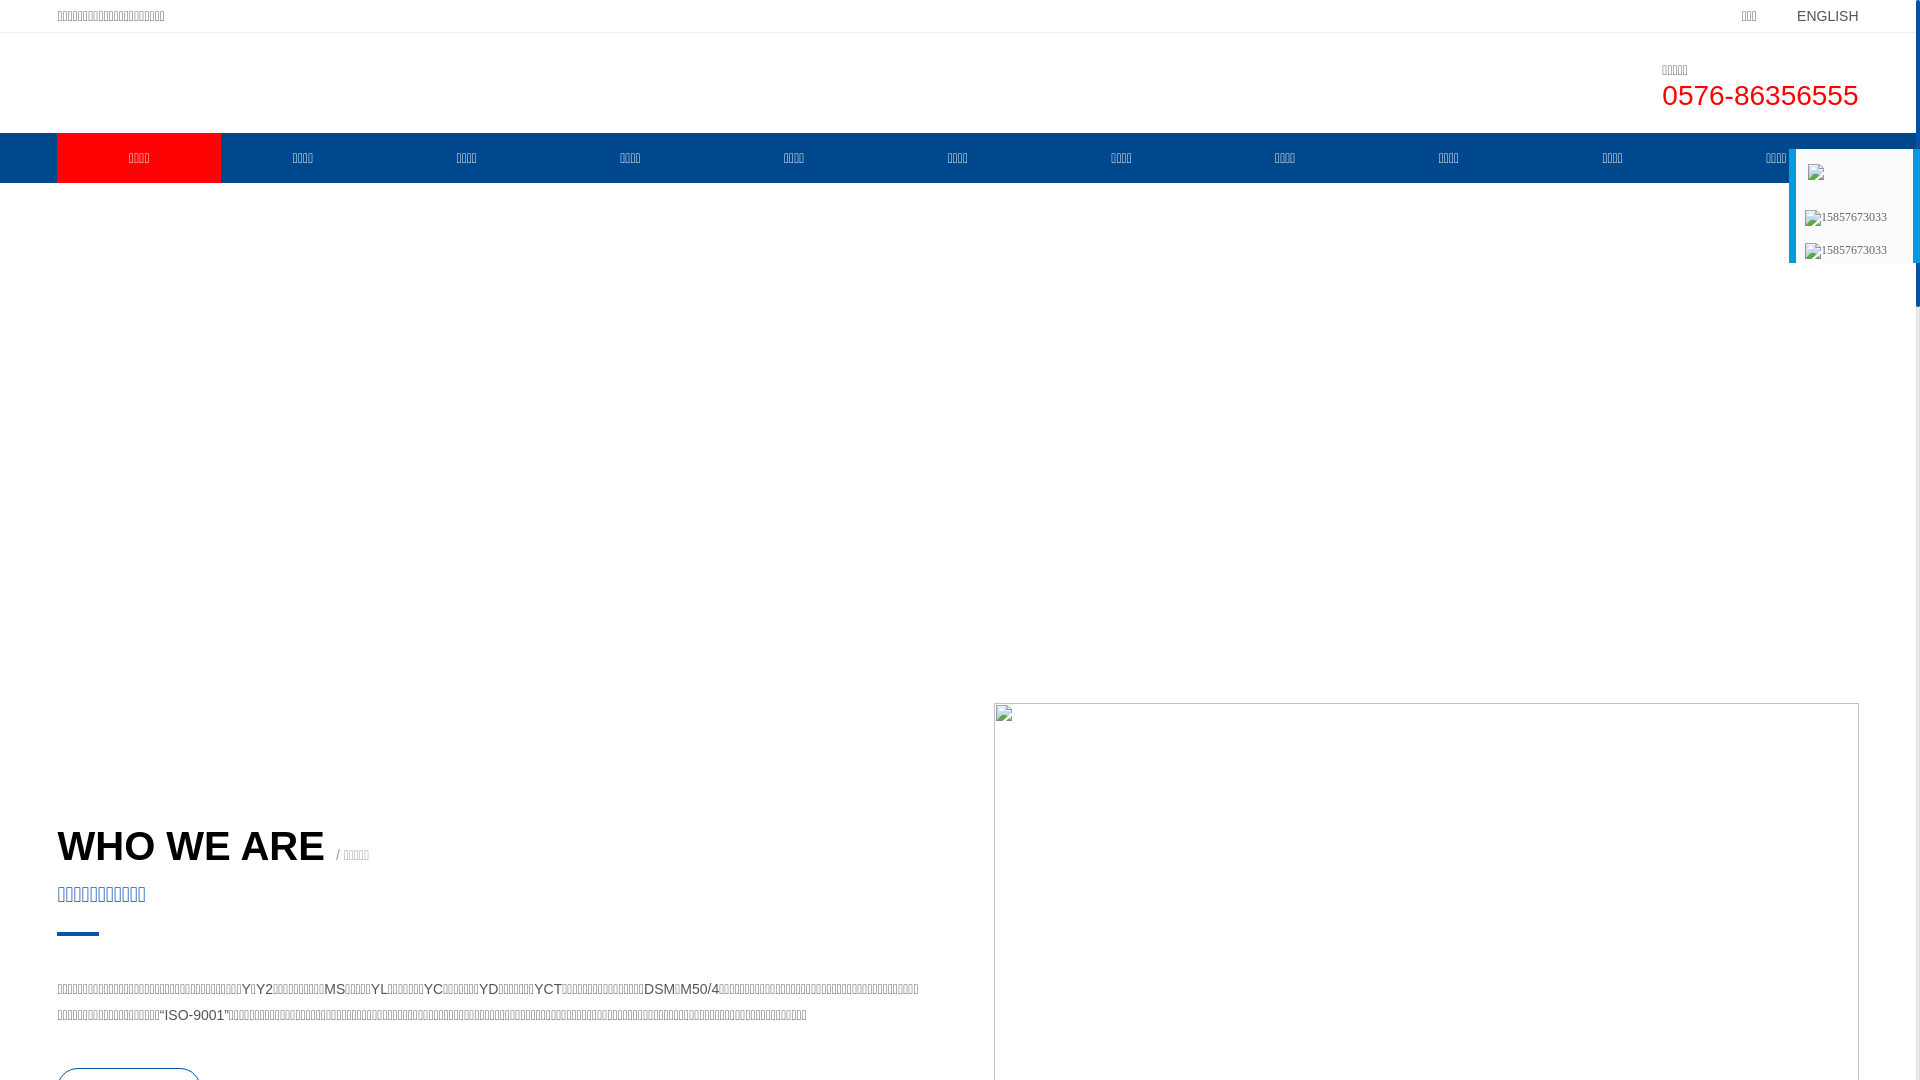 The height and width of the screenshot is (1080, 1920). What do you see at coordinates (1766, 15) in the screenshot?
I see `'ENGLISH'` at bounding box center [1766, 15].